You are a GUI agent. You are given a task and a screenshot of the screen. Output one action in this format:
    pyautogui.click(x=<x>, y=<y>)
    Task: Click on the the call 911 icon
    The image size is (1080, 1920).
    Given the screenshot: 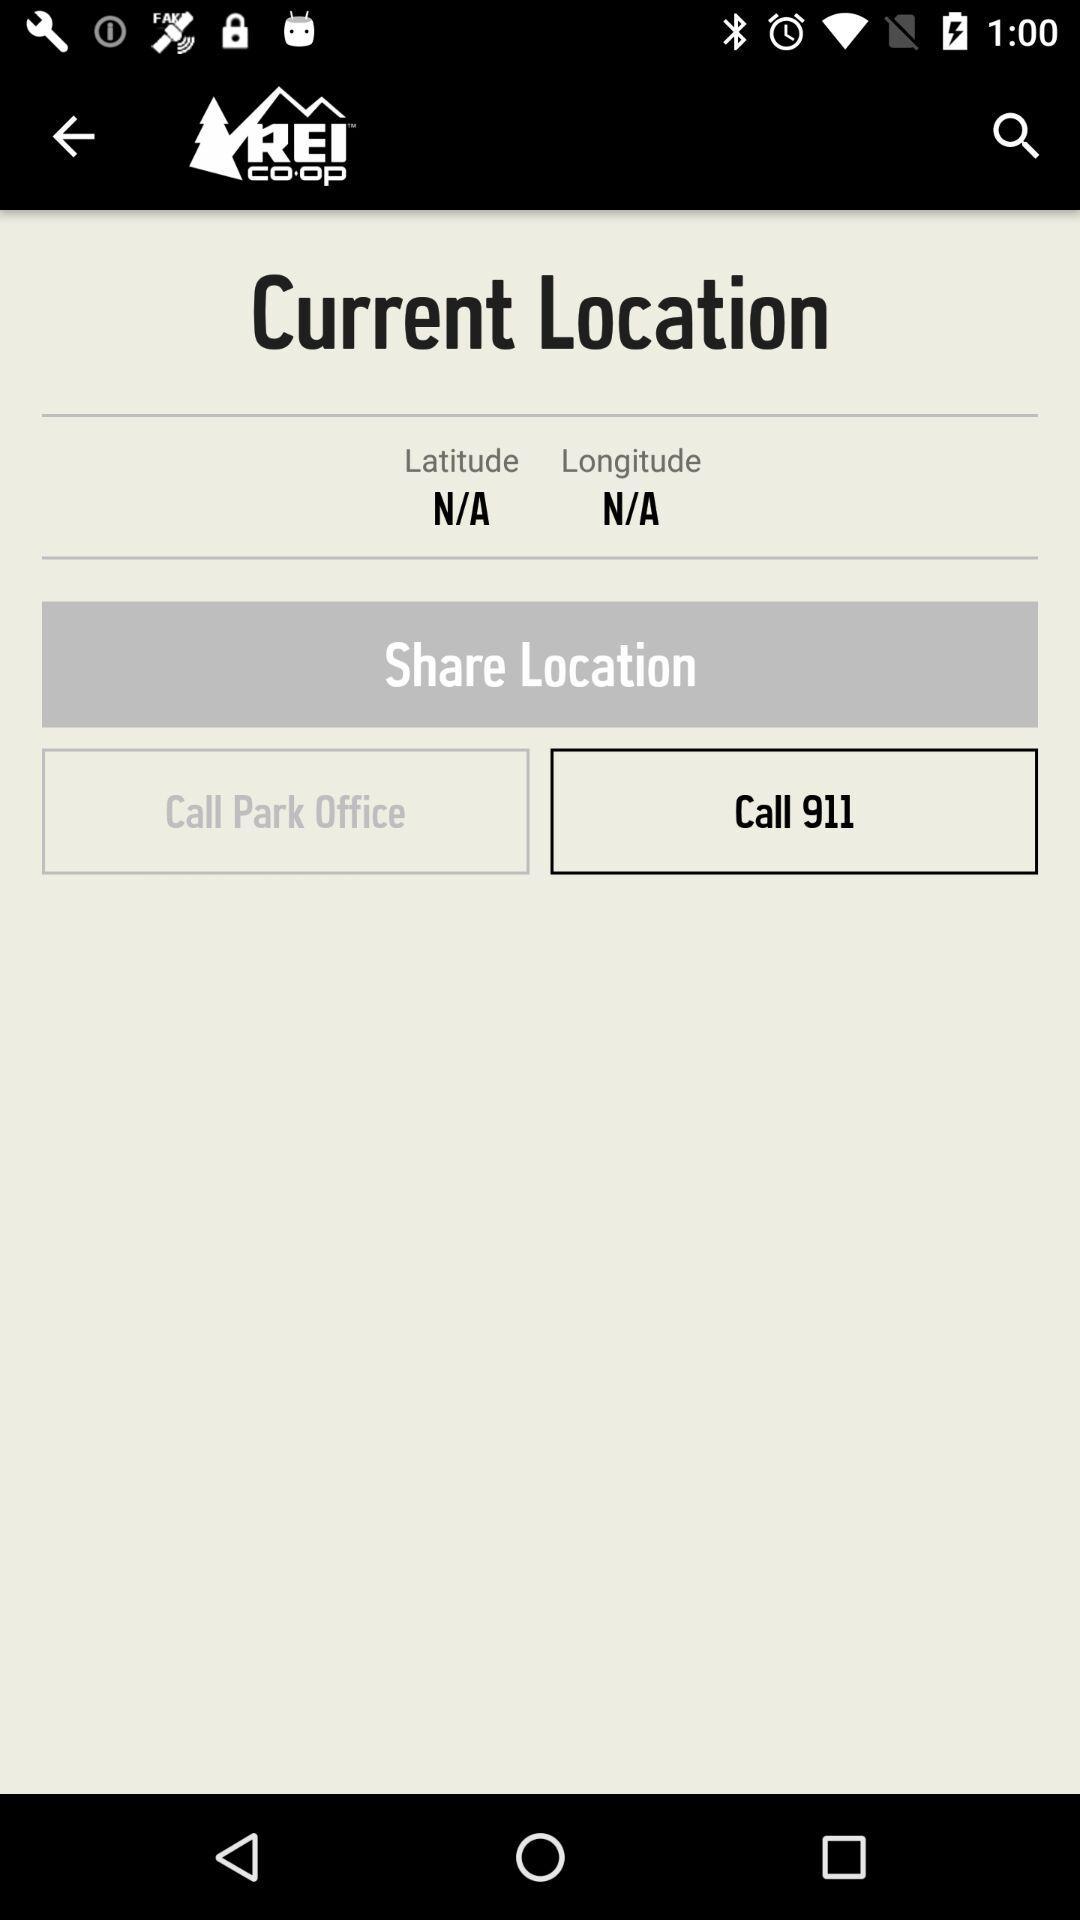 What is the action you would take?
    pyautogui.click(x=793, y=811)
    